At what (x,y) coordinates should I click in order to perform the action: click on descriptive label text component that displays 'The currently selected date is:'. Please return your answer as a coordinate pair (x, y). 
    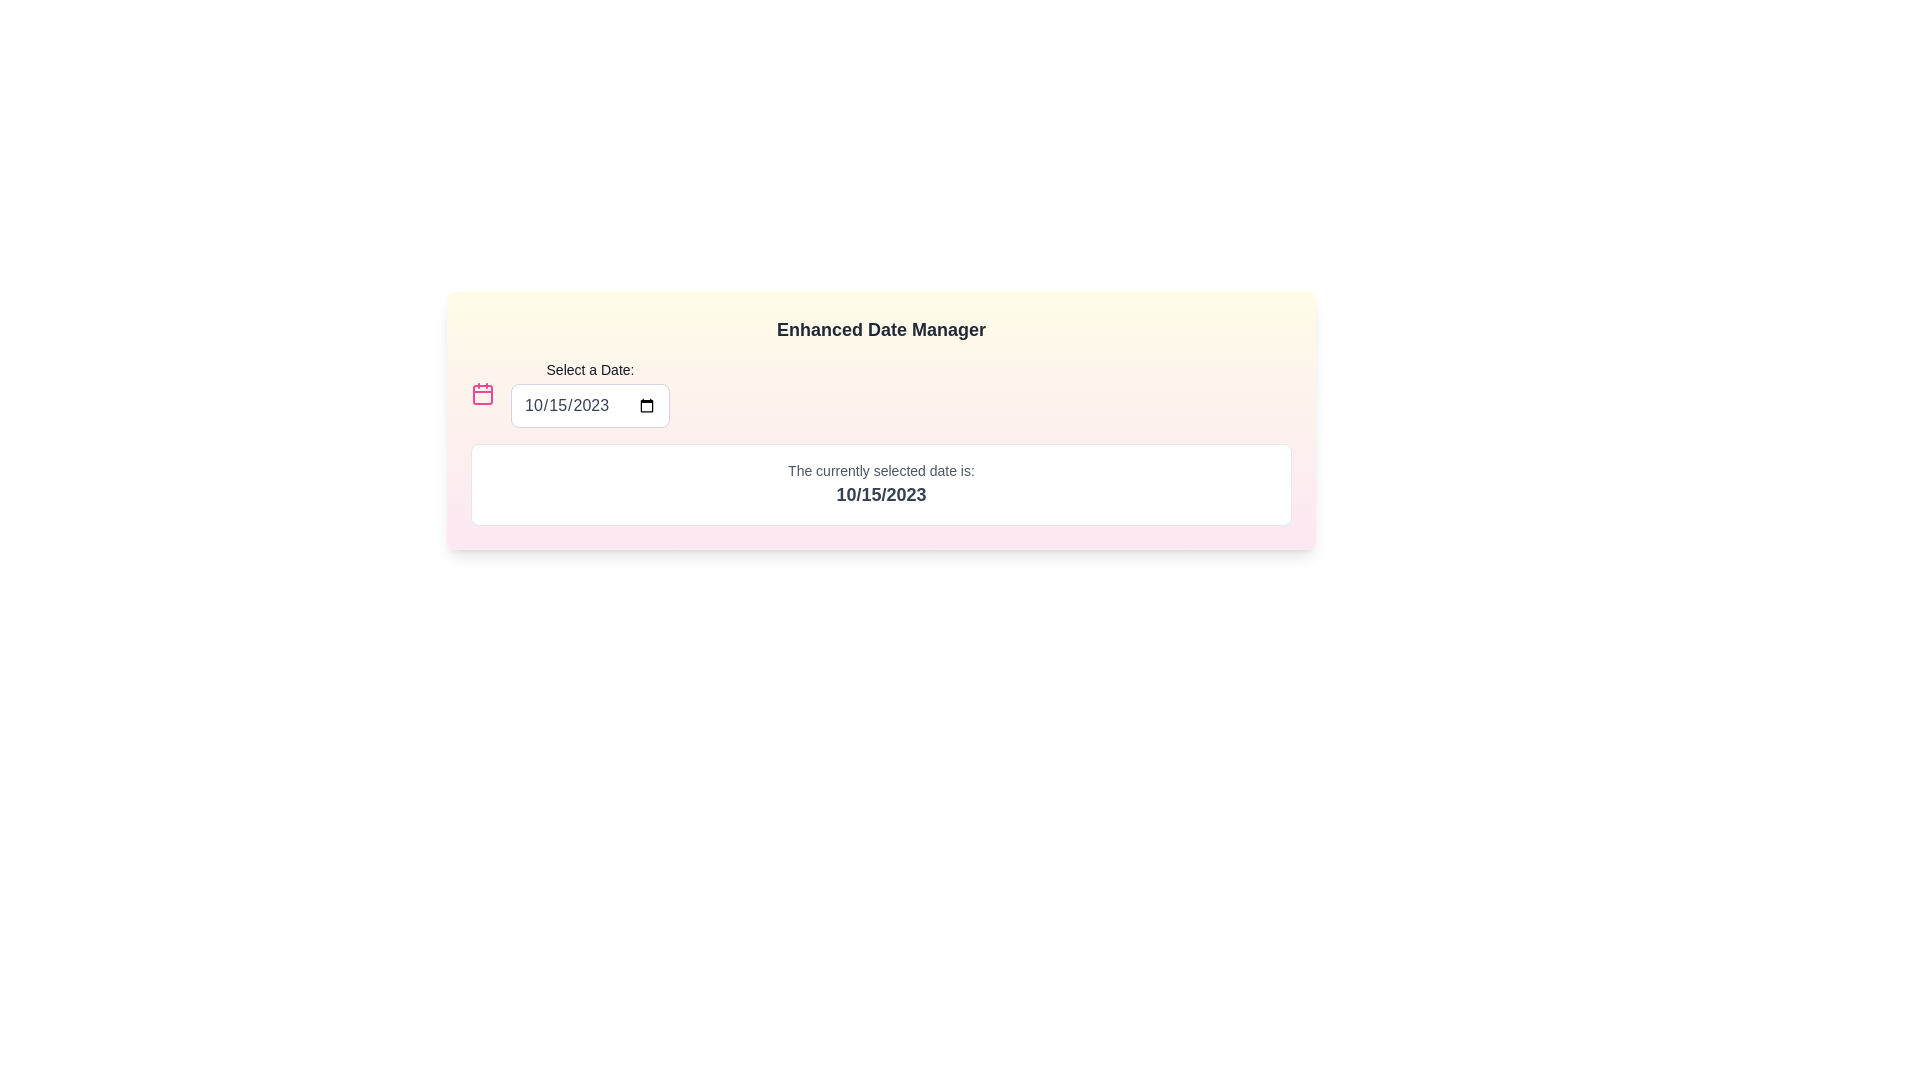
    Looking at the image, I should click on (880, 470).